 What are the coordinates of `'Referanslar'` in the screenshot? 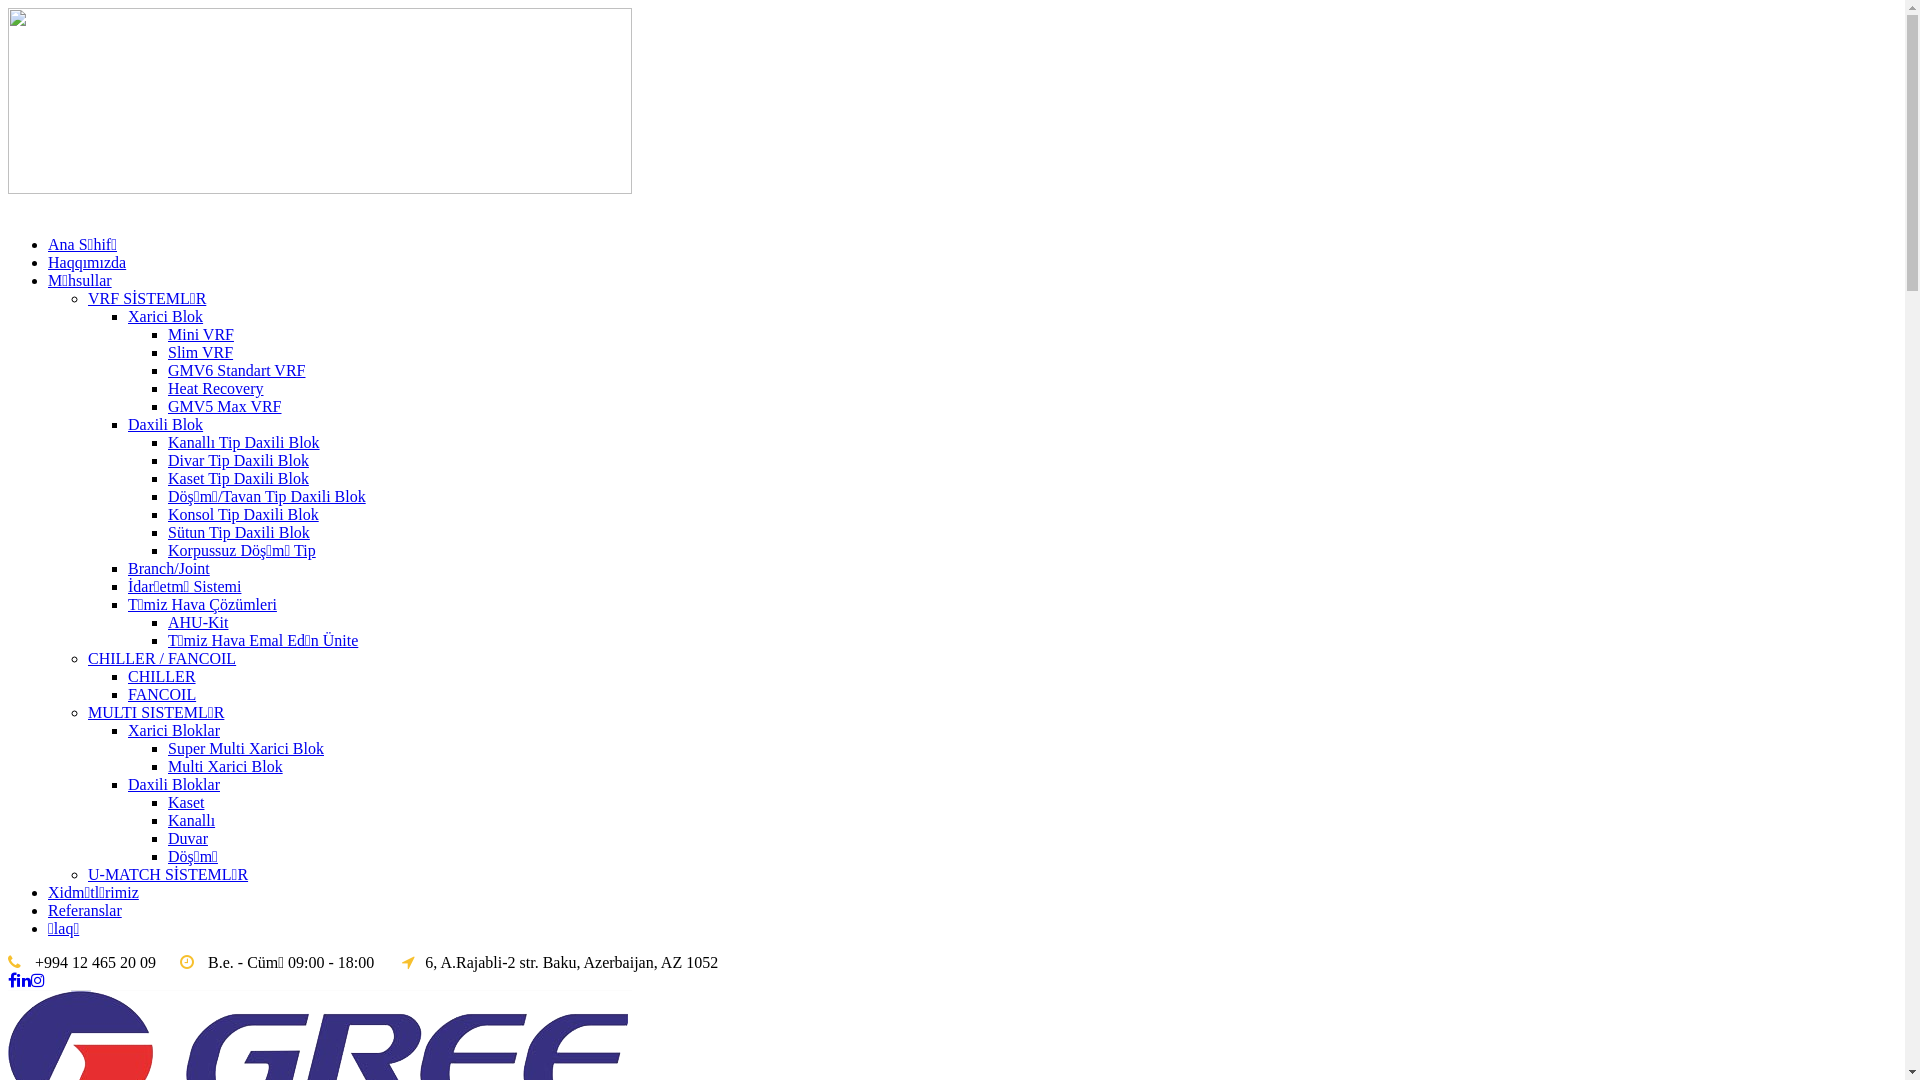 It's located at (84, 910).